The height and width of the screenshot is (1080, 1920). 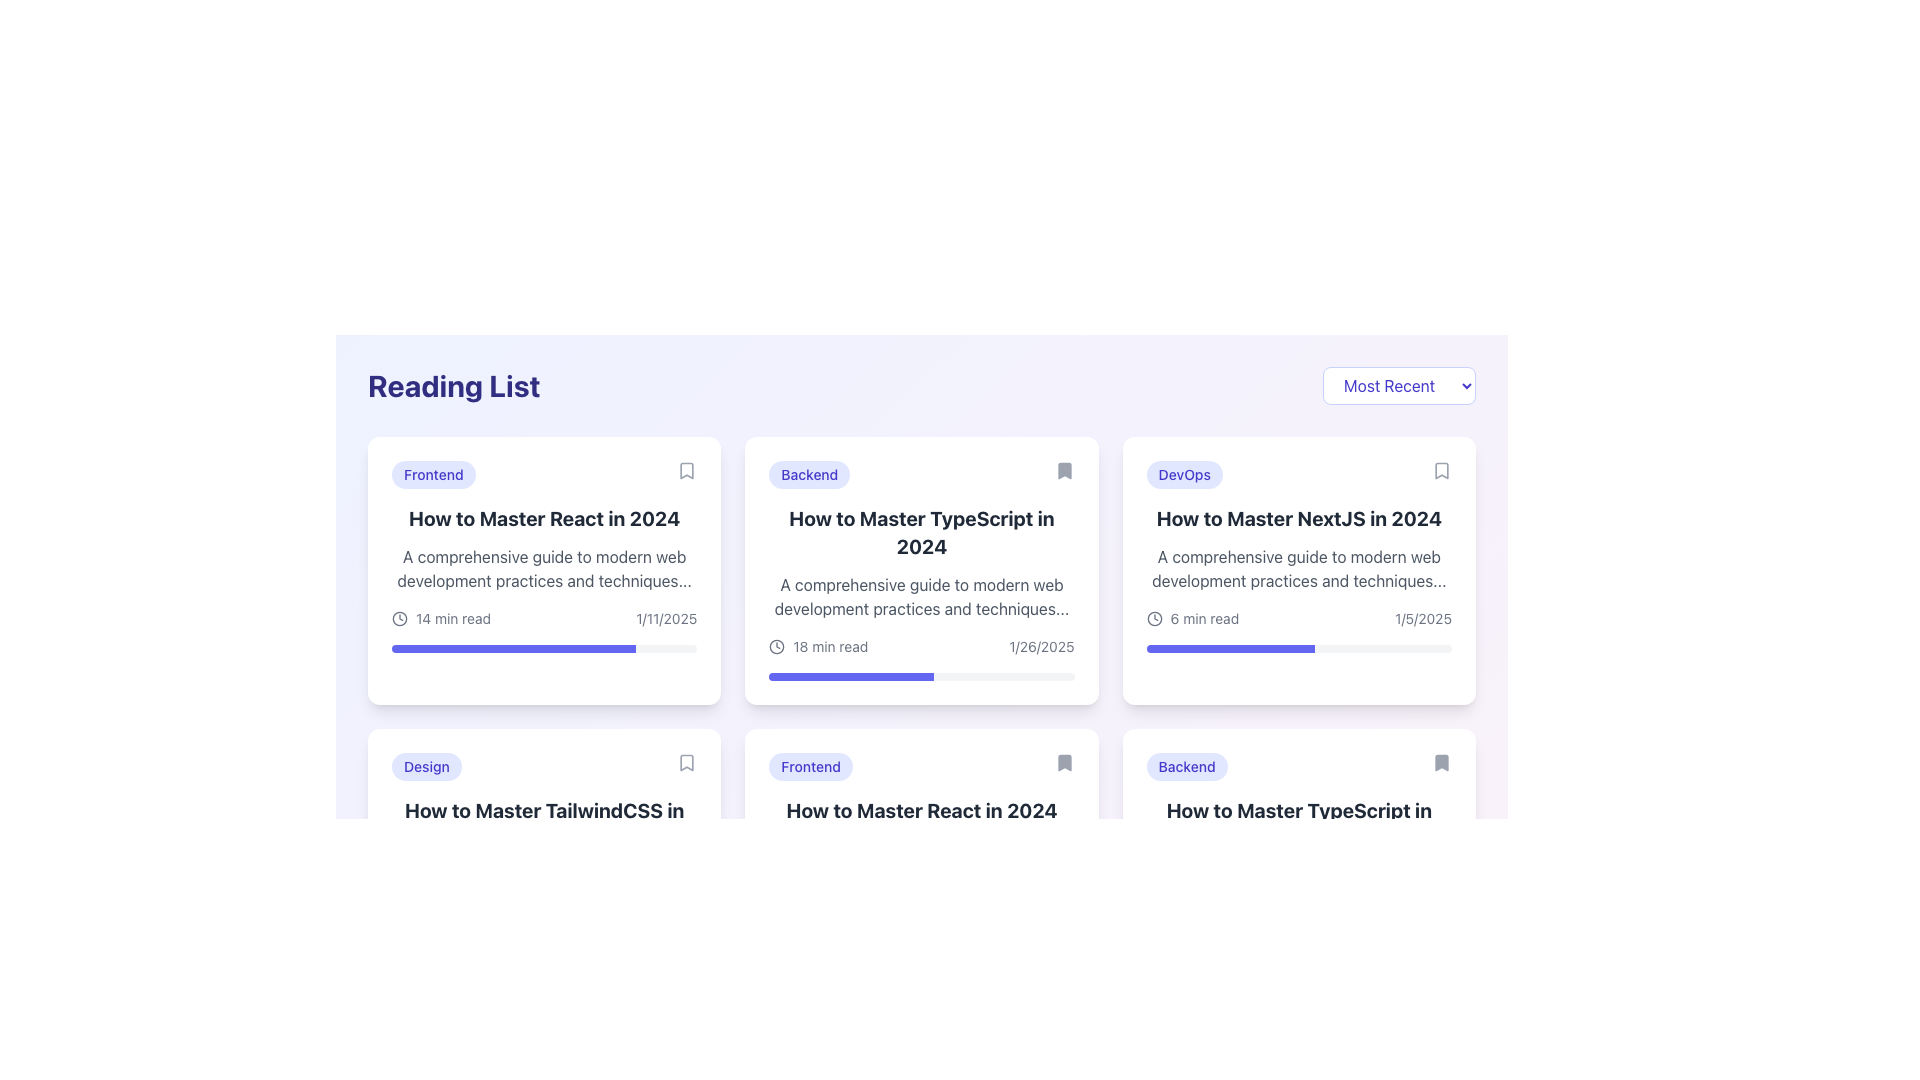 I want to click on the bookmark icon located in the top-right corner of the 'How to Master React in 2024' card in the 'Reading List' section, so click(x=687, y=470).